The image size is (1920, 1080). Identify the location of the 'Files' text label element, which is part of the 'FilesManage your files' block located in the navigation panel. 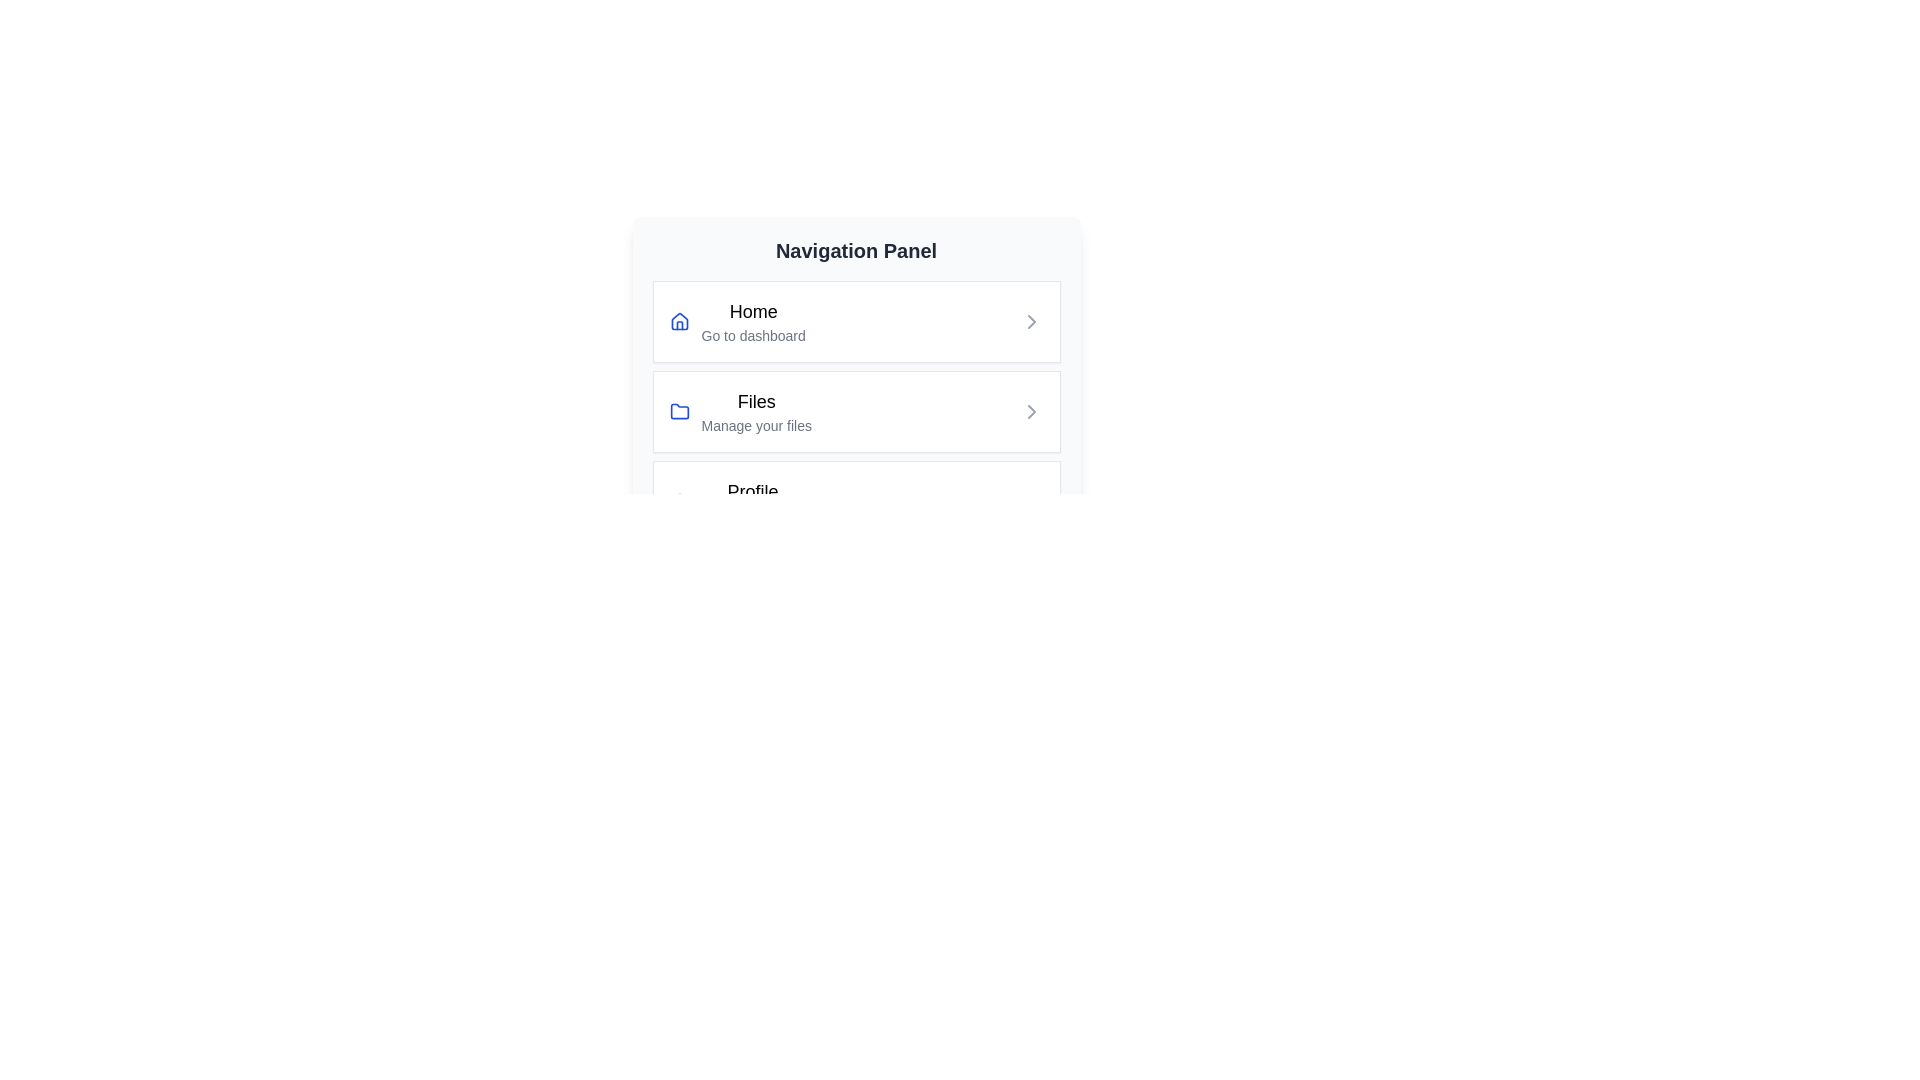
(755, 411).